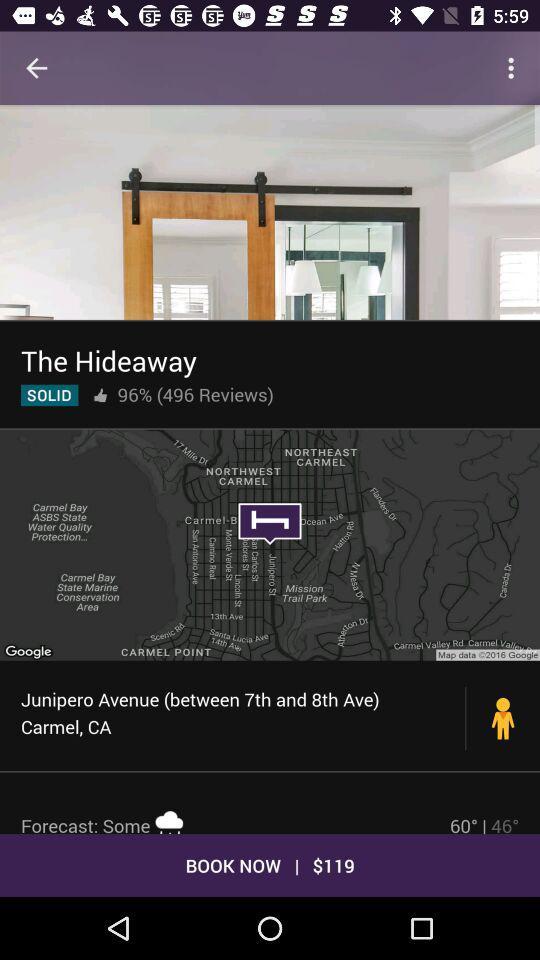  I want to click on icon above the 96% (496 reviews), so click(108, 360).